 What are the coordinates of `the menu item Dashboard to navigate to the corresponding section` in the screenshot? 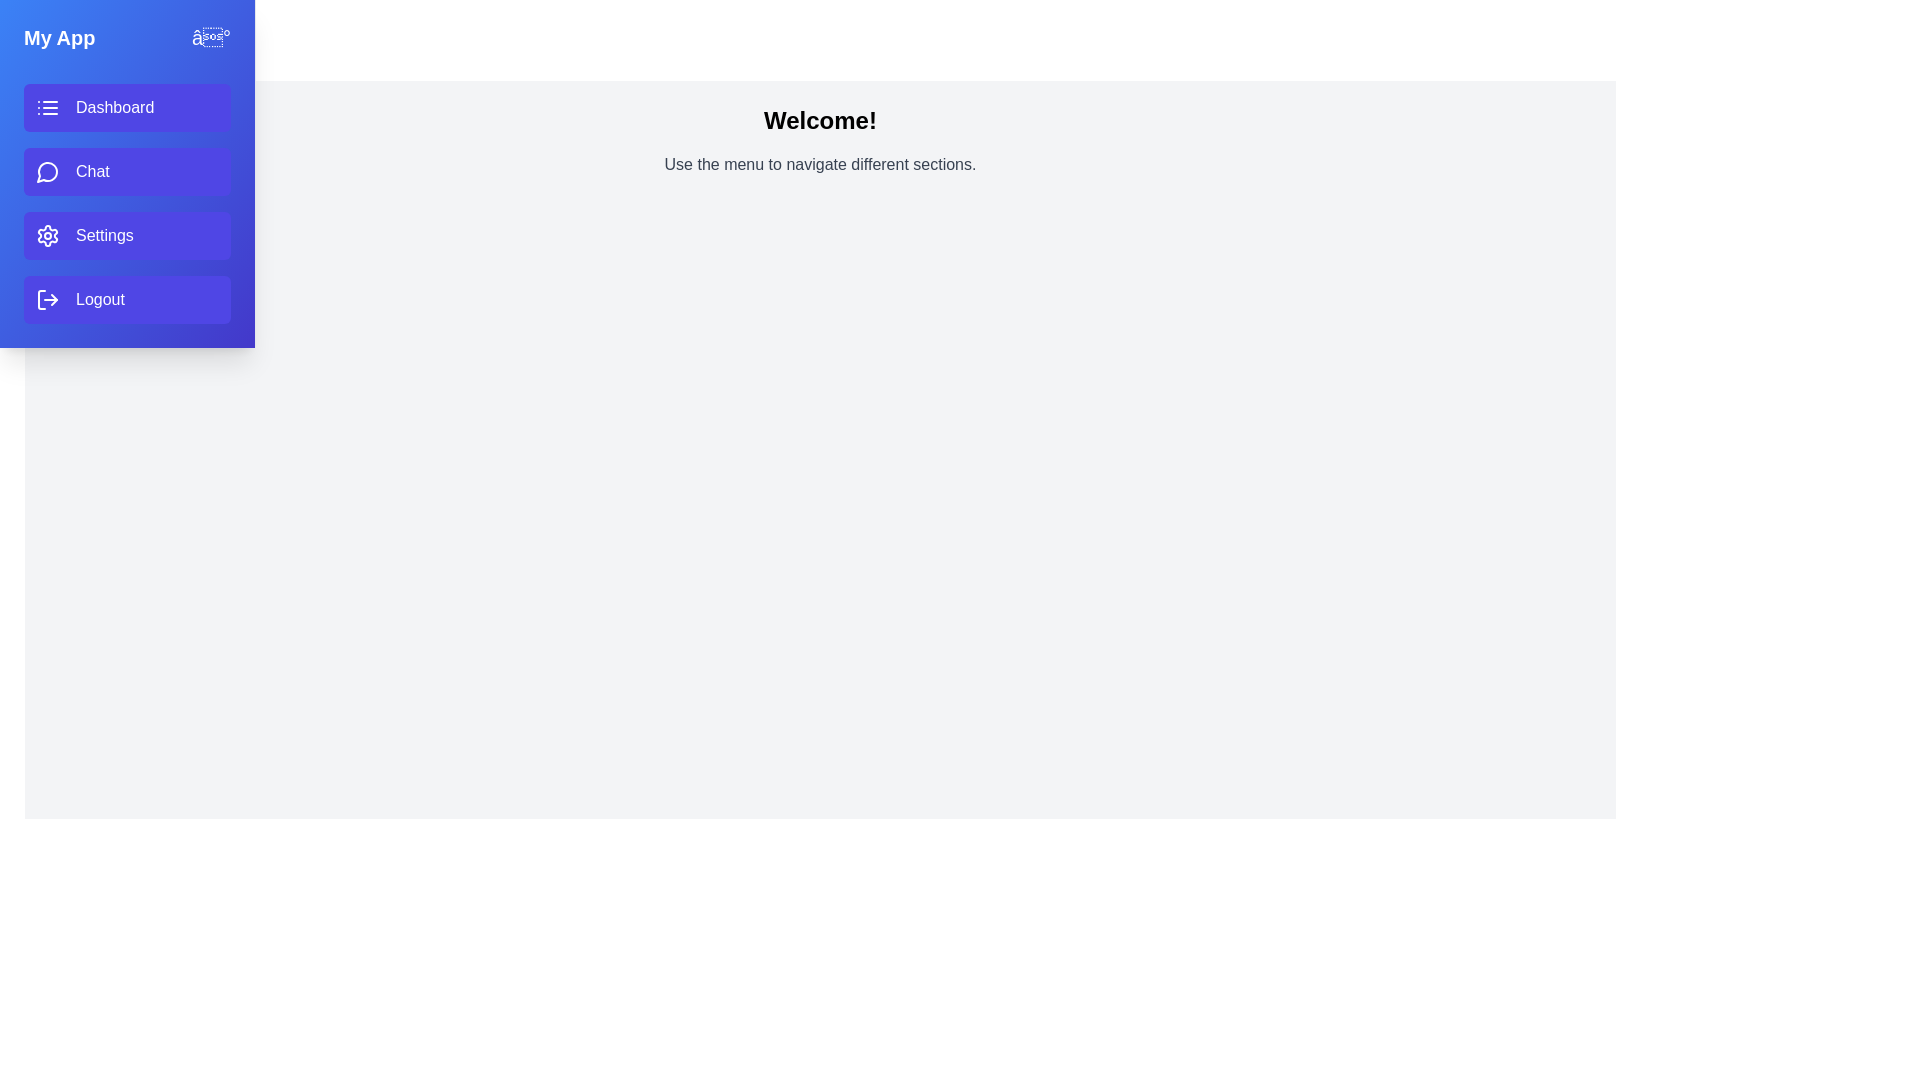 It's located at (126, 108).